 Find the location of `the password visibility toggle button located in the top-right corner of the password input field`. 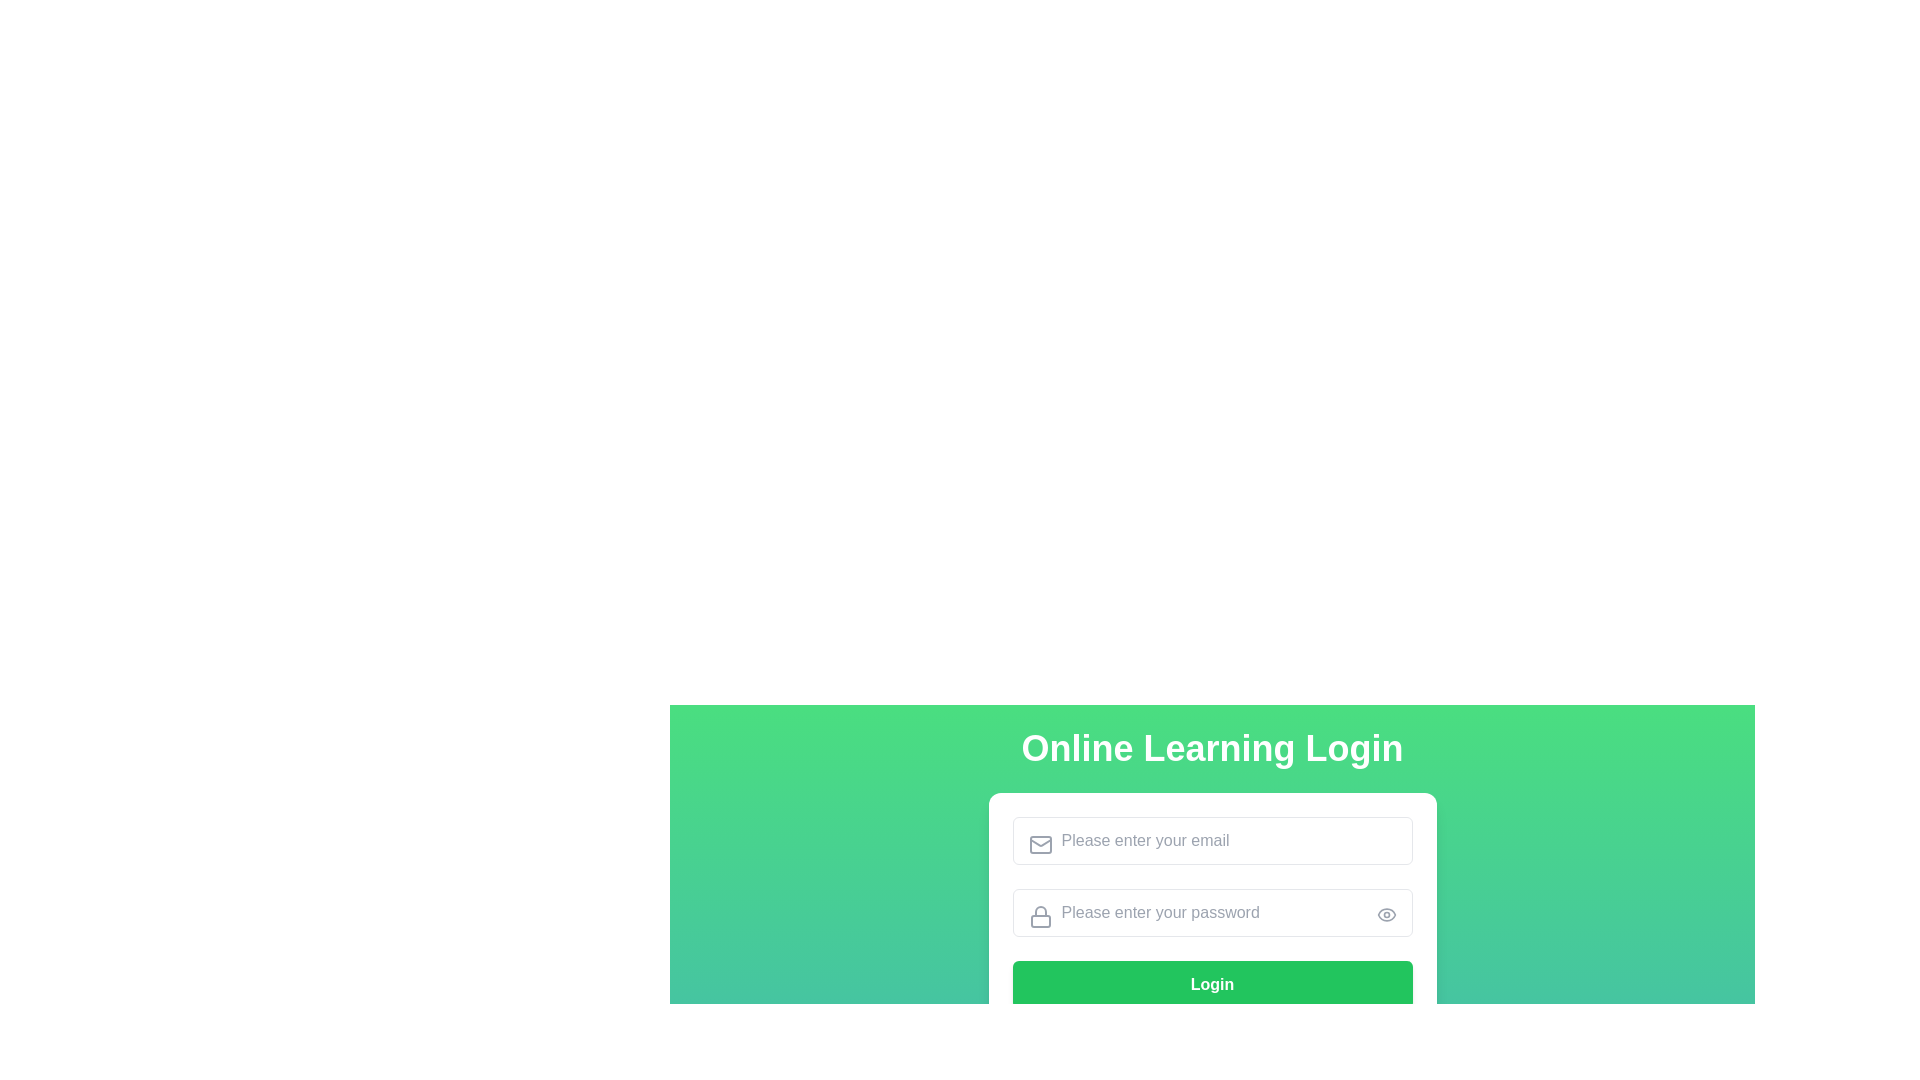

the password visibility toggle button located in the top-right corner of the password input field is located at coordinates (1385, 914).